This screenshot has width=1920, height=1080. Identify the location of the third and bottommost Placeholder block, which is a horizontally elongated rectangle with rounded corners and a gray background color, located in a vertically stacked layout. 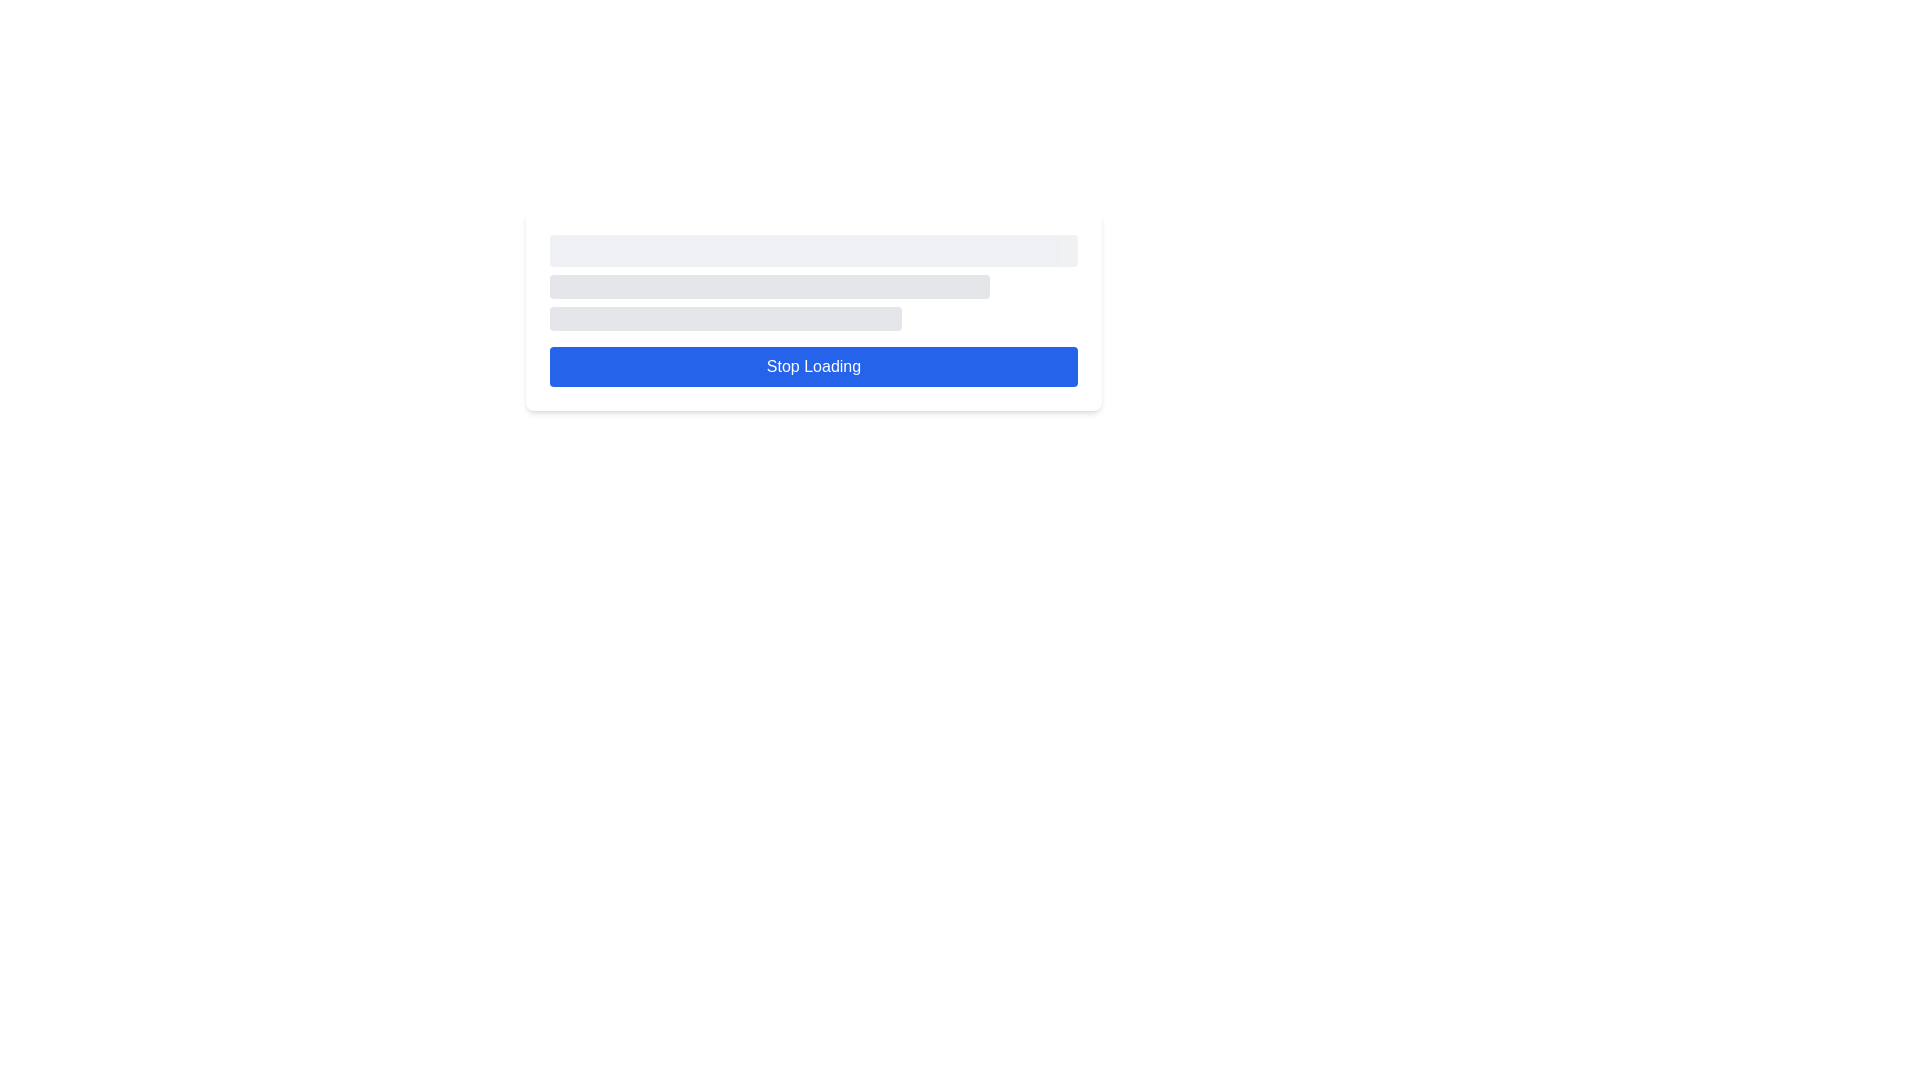
(724, 318).